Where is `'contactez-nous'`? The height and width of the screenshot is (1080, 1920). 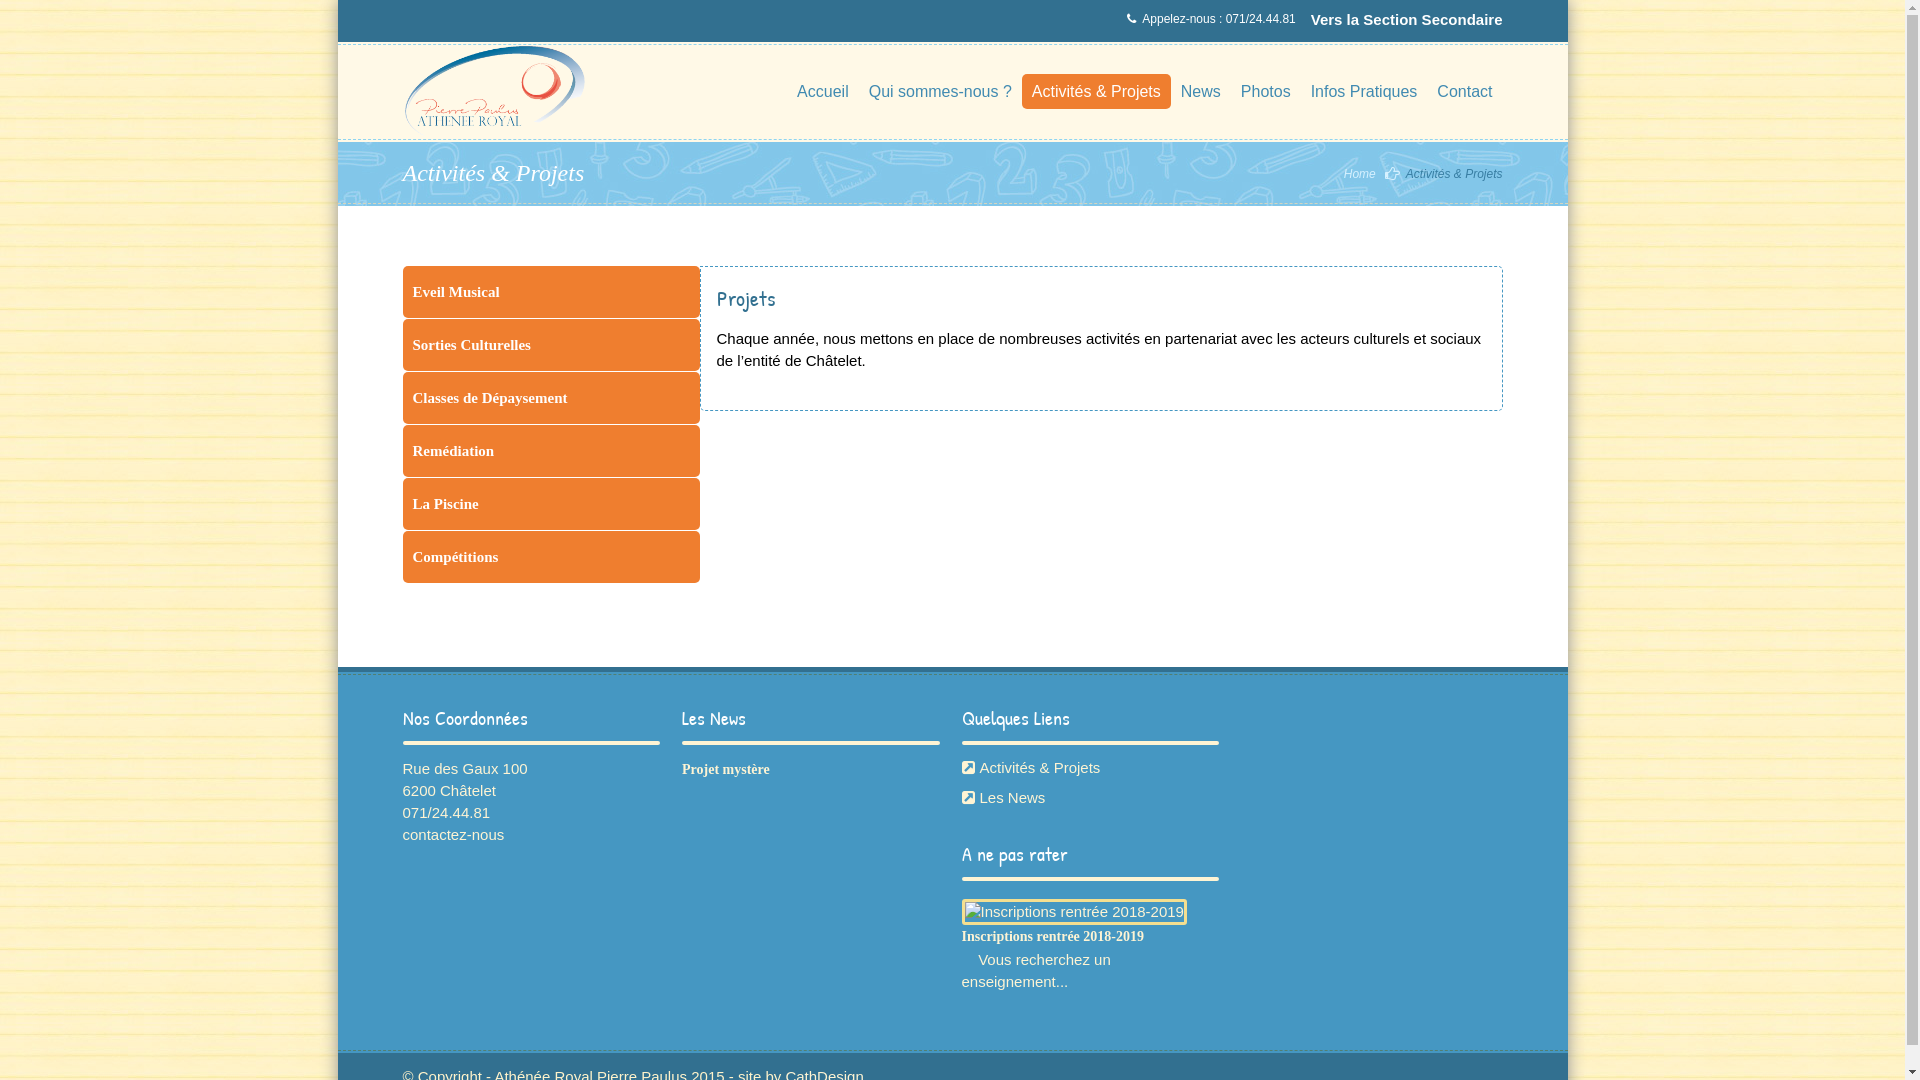
'contactez-nous' is located at coordinates (401, 834).